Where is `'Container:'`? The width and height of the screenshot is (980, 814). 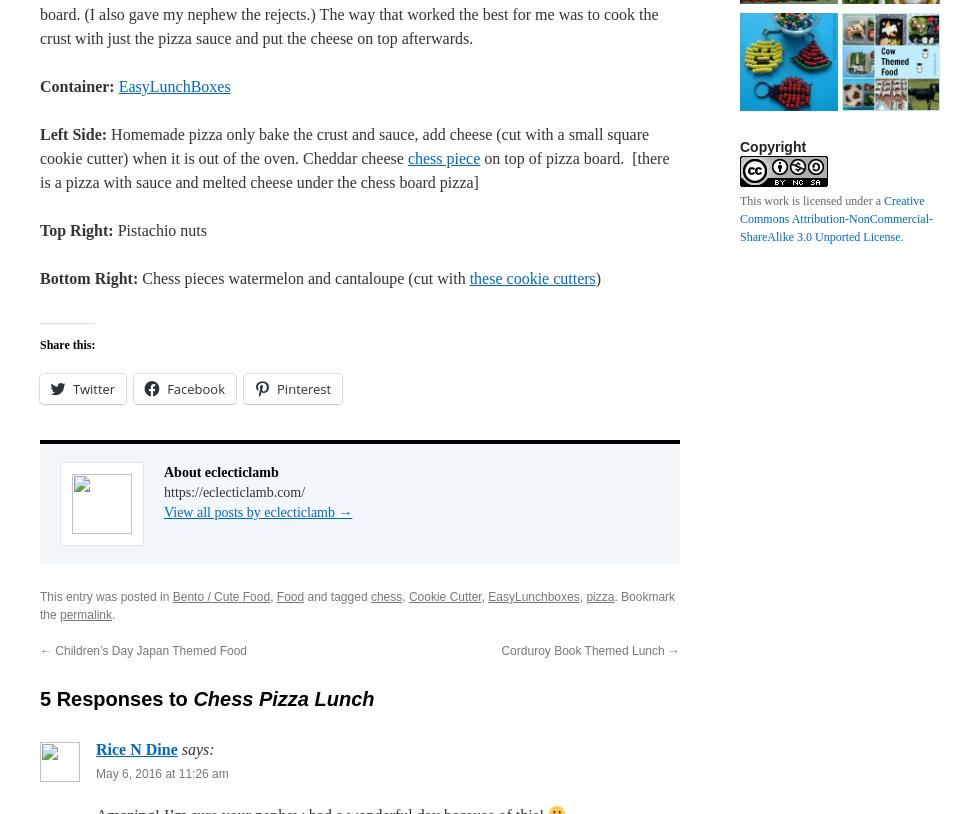
'Container:' is located at coordinates (39, 84).